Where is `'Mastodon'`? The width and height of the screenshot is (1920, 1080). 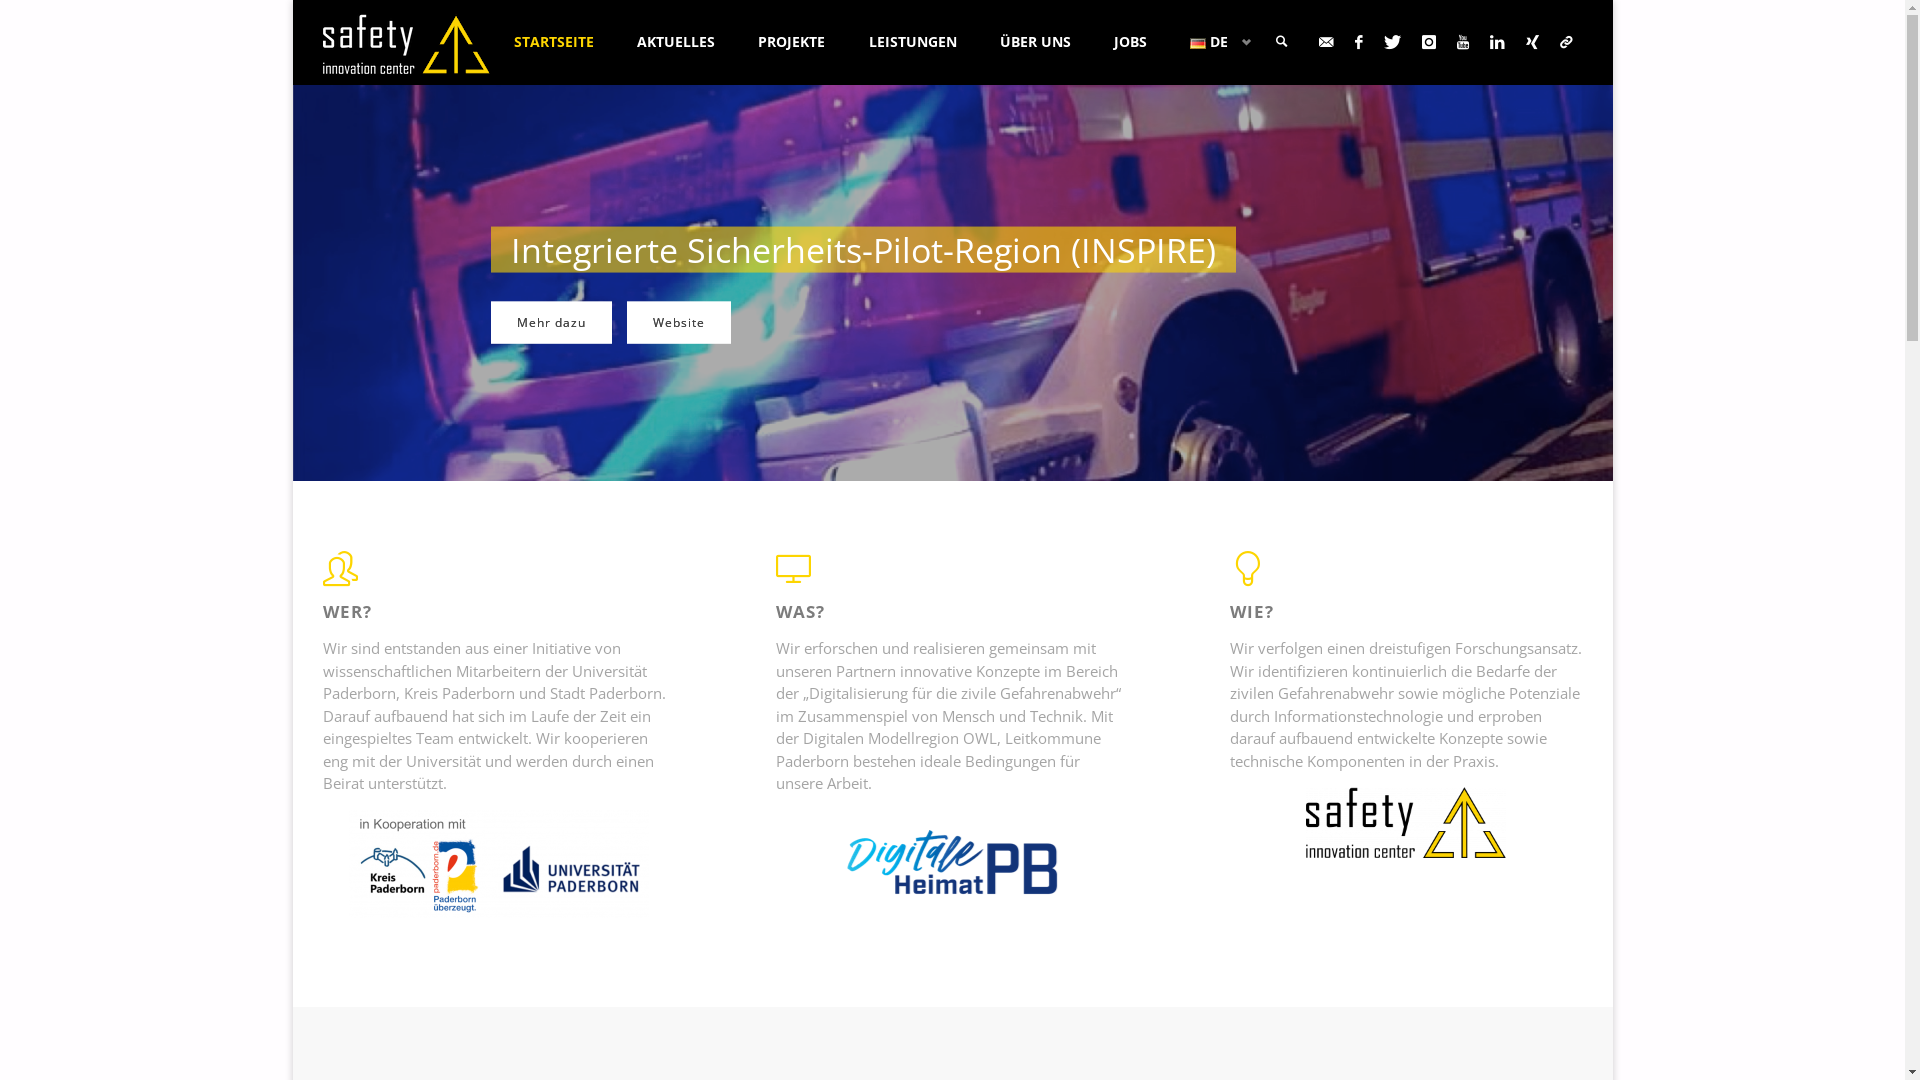 'Mastodon' is located at coordinates (1565, 42).